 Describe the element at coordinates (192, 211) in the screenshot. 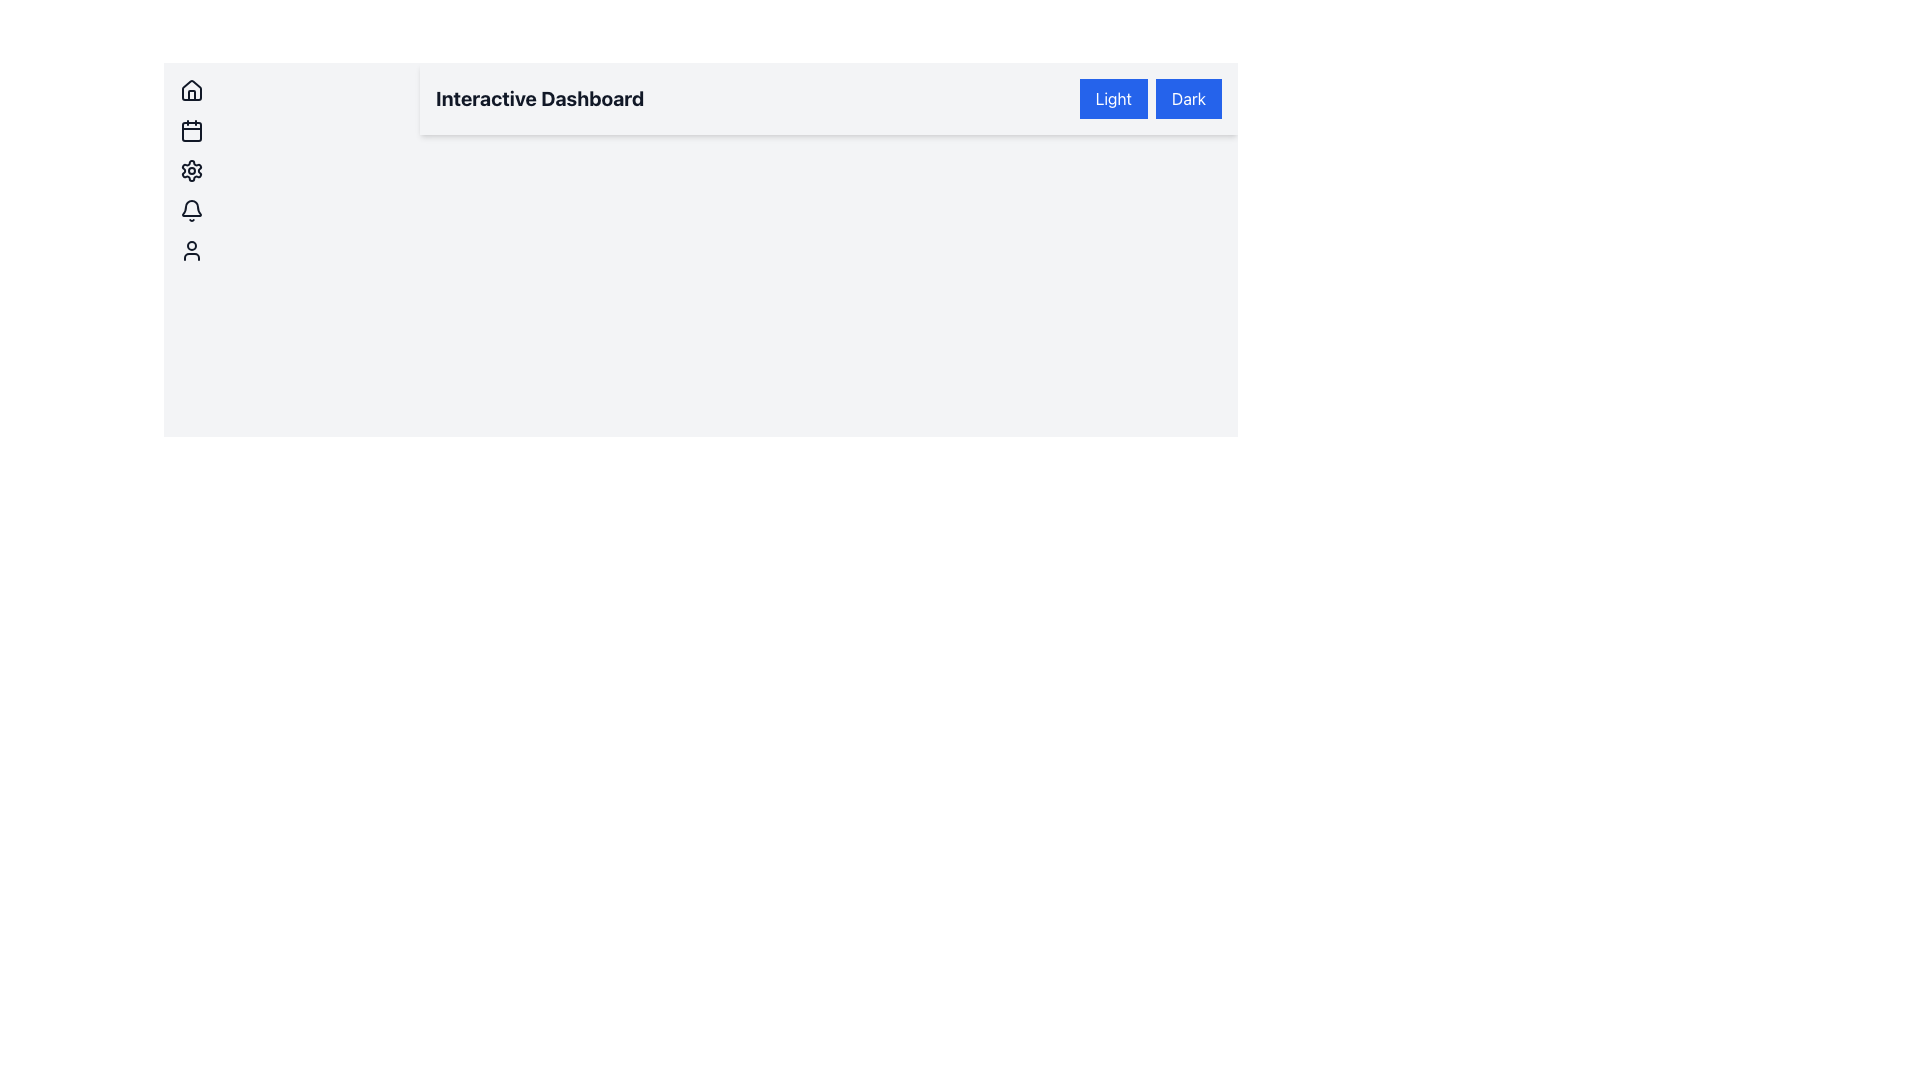

I see `the bell icon, which has a rounded design and a monochrome outline, positioned fourth from the top in the left sidebar` at that location.